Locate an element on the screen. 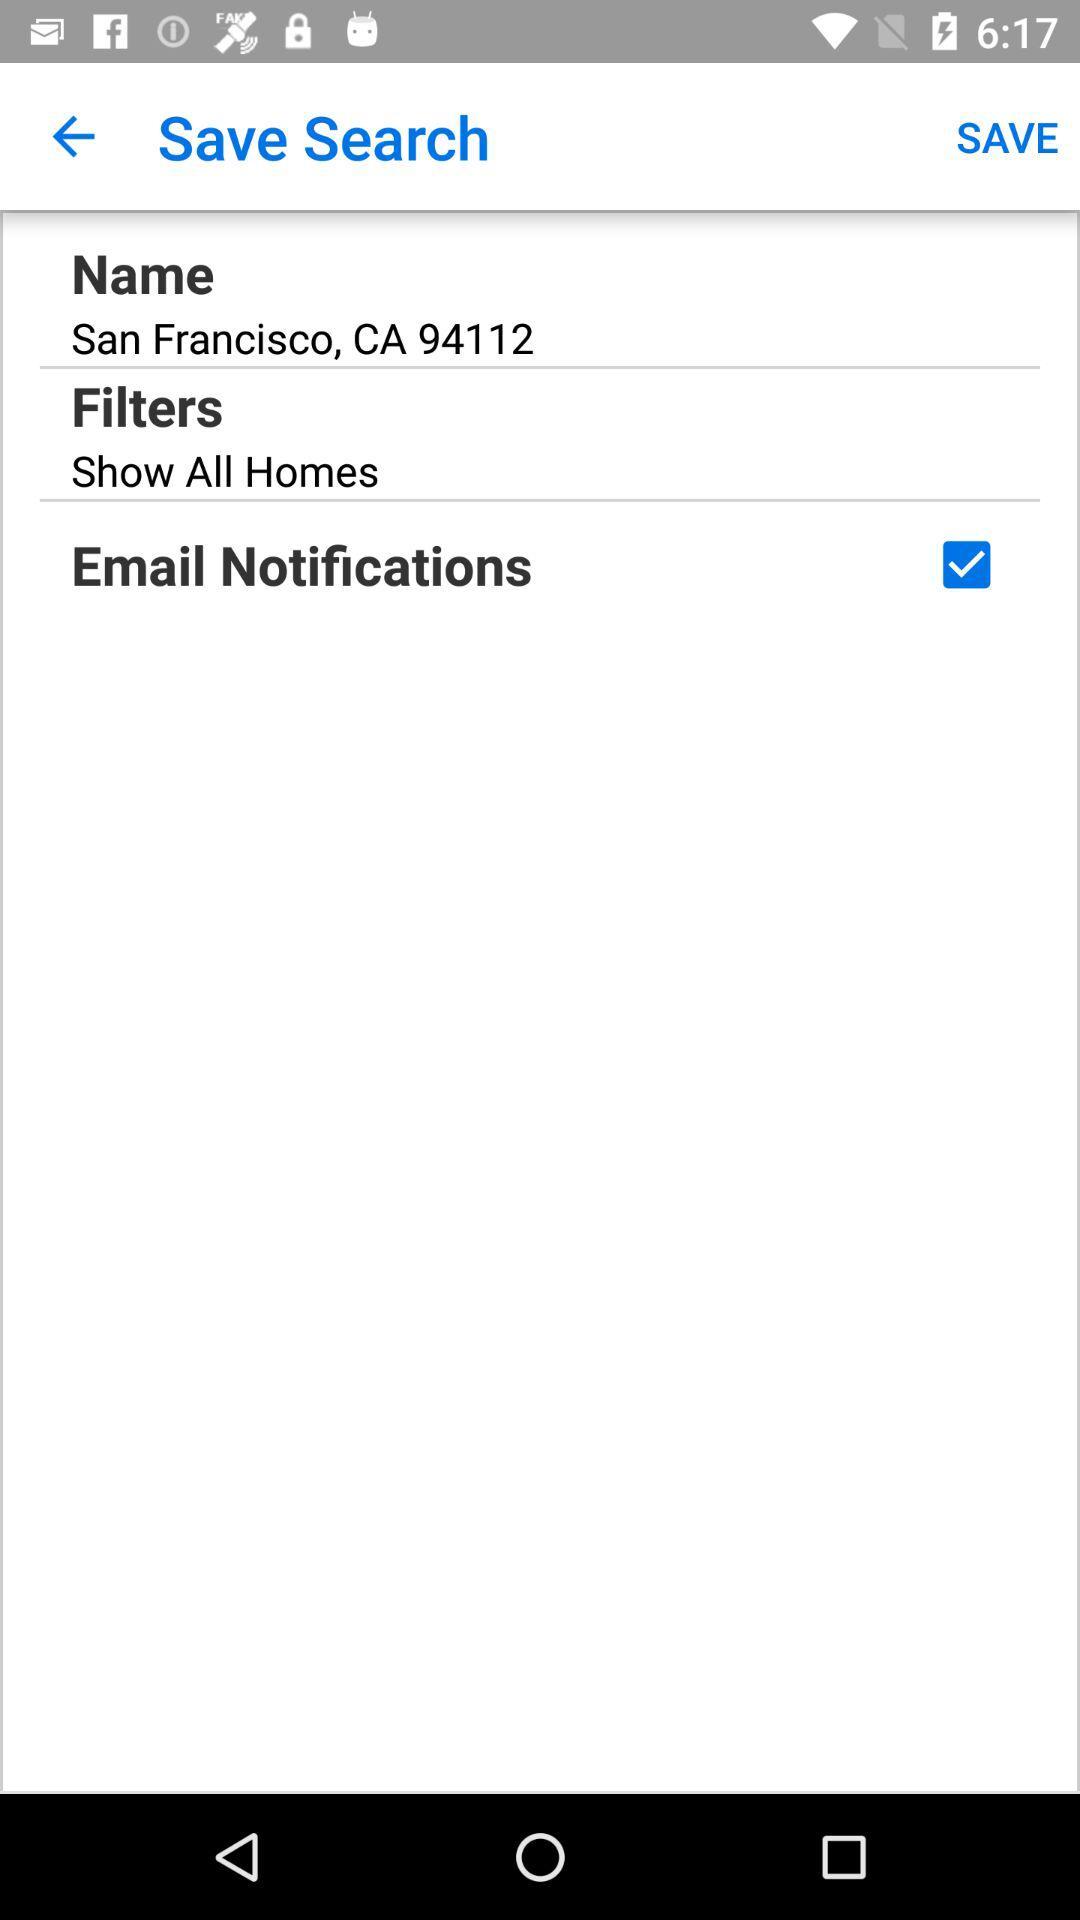 This screenshot has width=1080, height=1920. turn off email notification is located at coordinates (965, 563).